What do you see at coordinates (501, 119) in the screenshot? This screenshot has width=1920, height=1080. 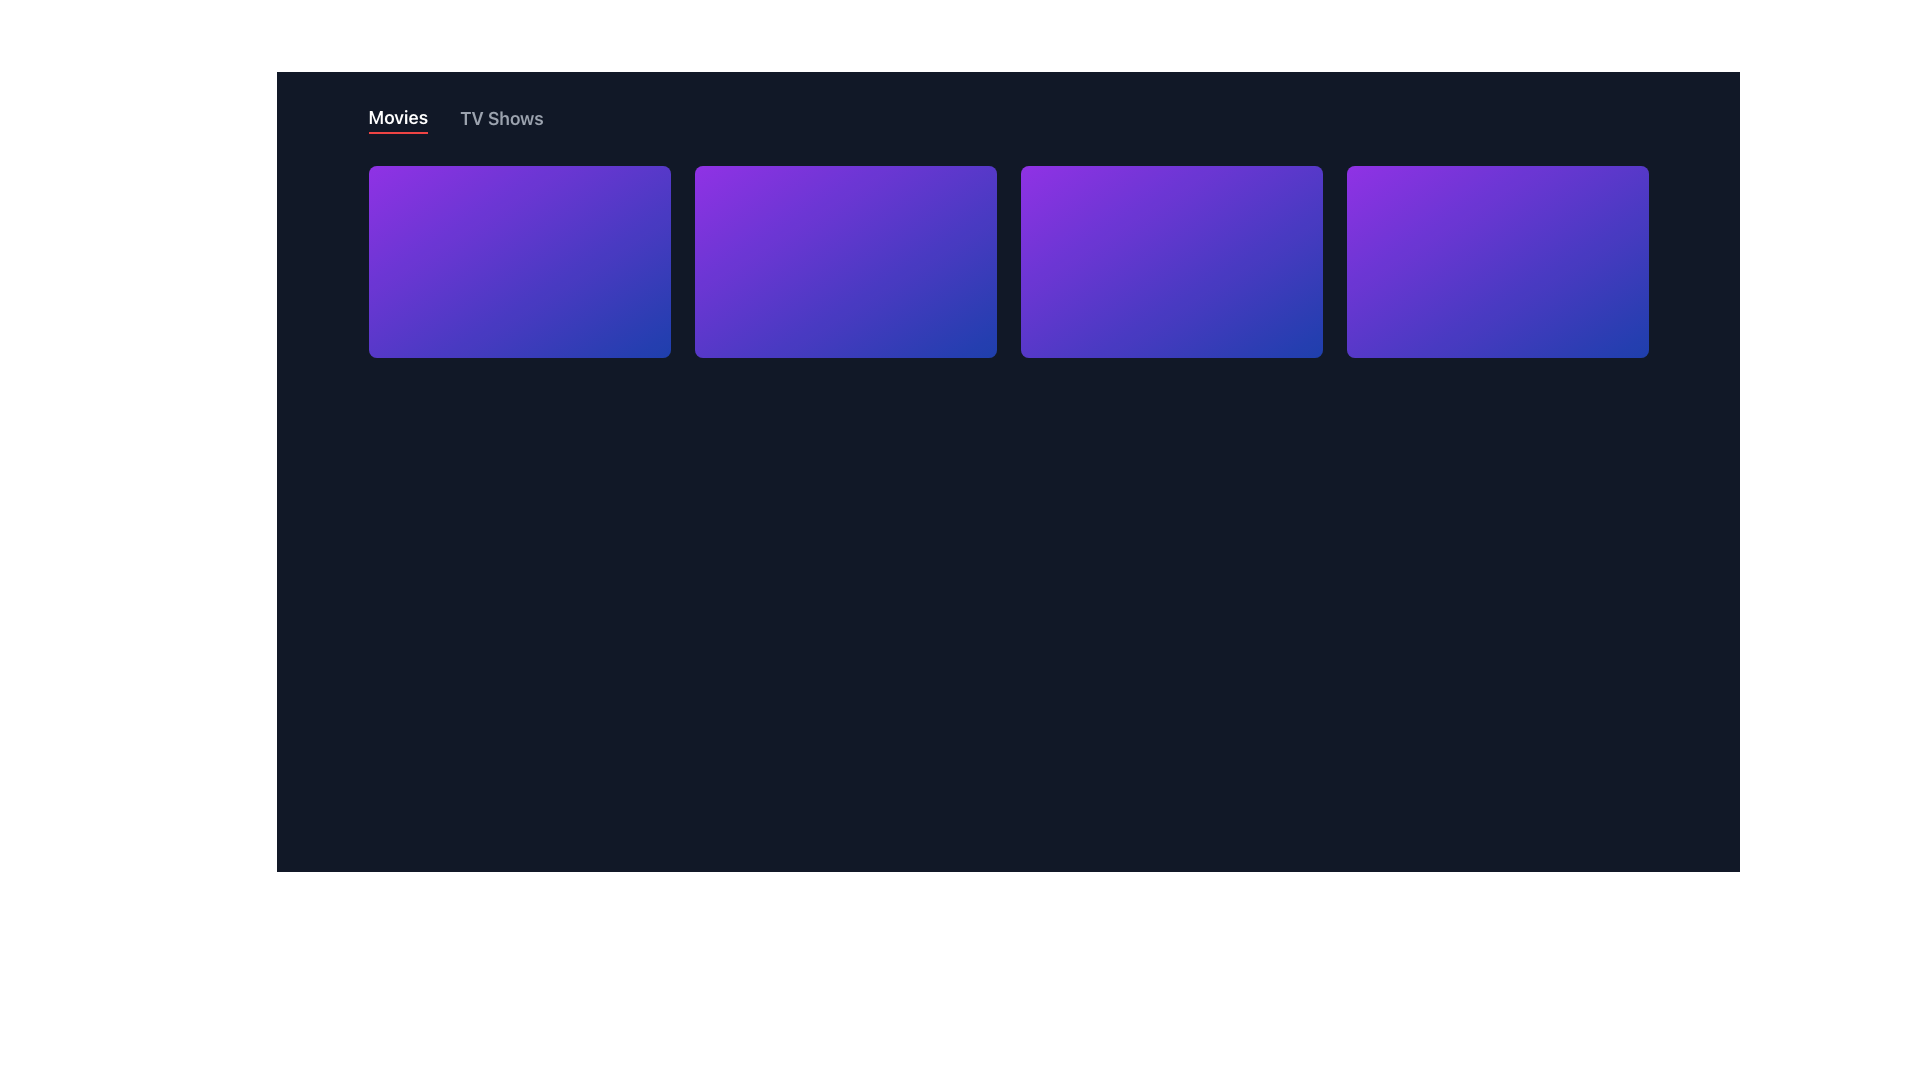 I see `the 'TV Shows' navigation link in the horizontal menu` at bounding box center [501, 119].